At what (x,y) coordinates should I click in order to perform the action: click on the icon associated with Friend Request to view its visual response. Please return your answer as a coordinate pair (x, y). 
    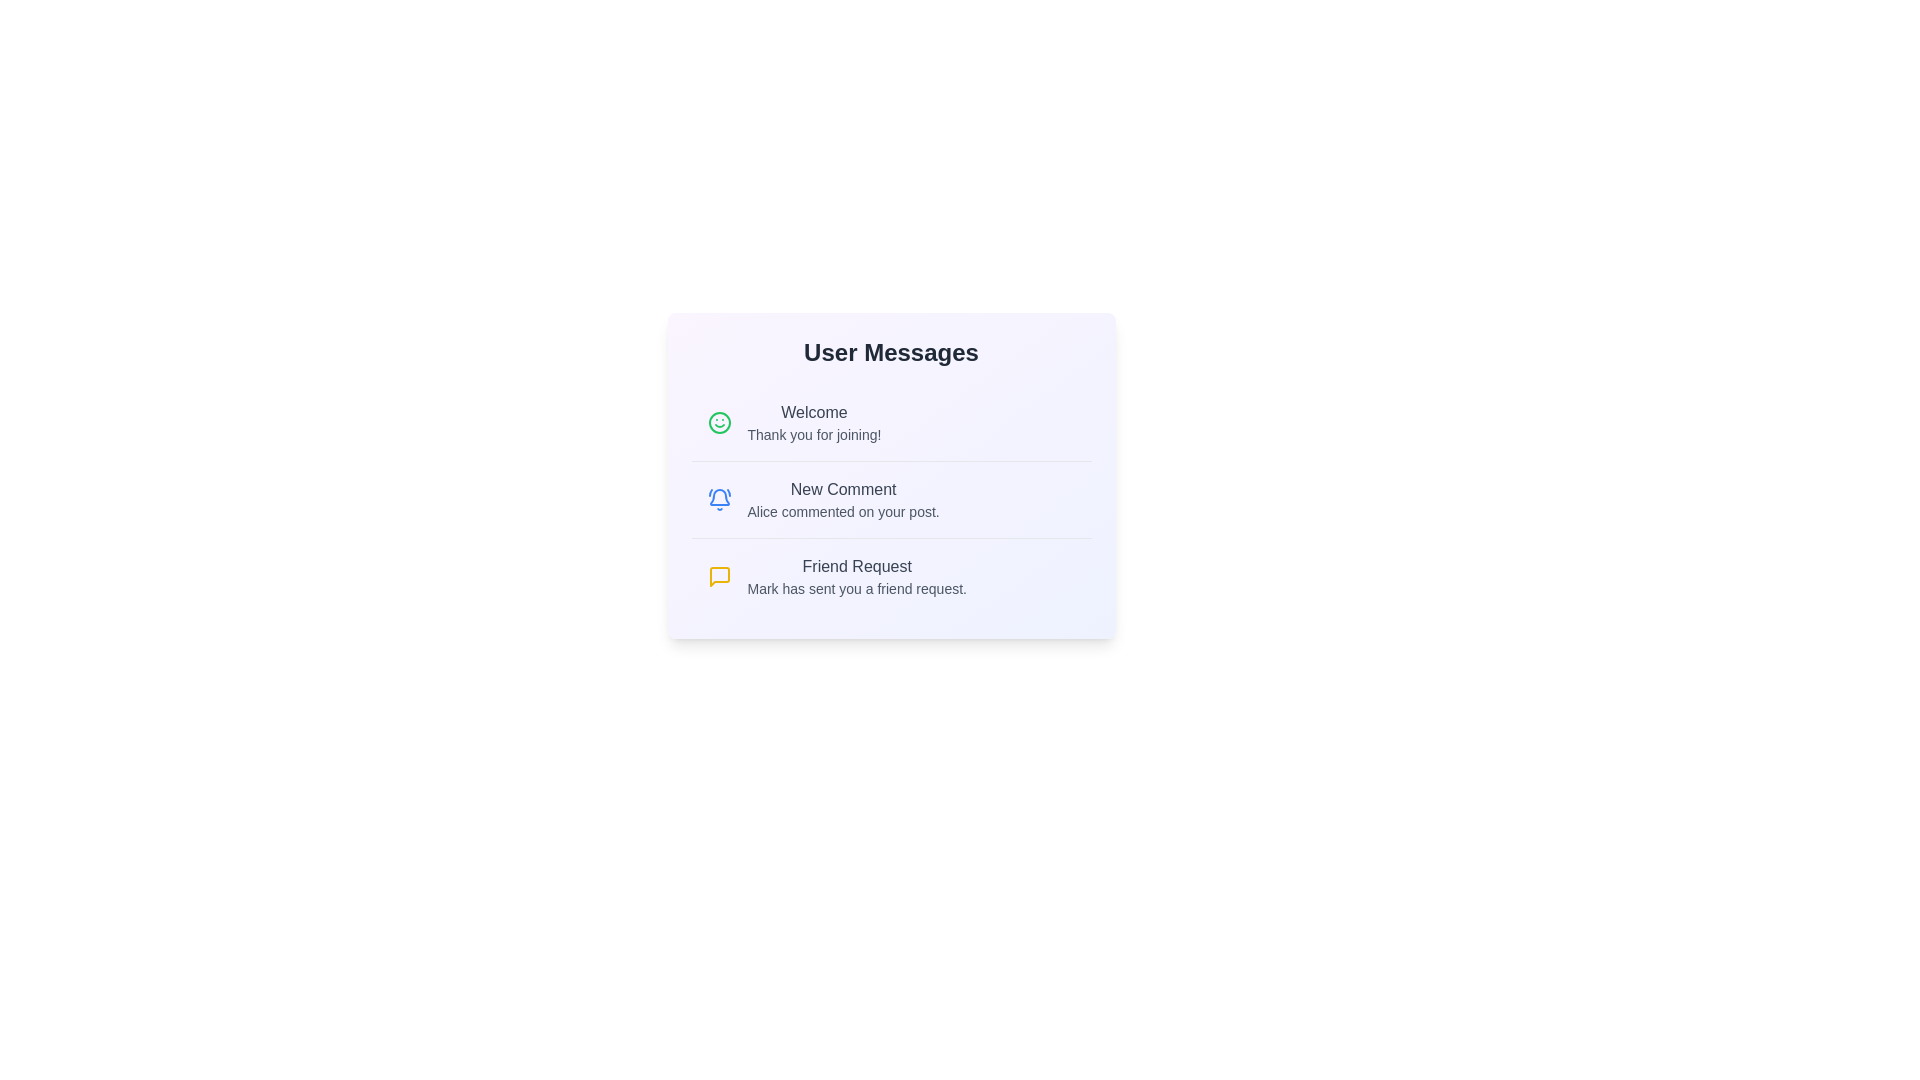
    Looking at the image, I should click on (719, 577).